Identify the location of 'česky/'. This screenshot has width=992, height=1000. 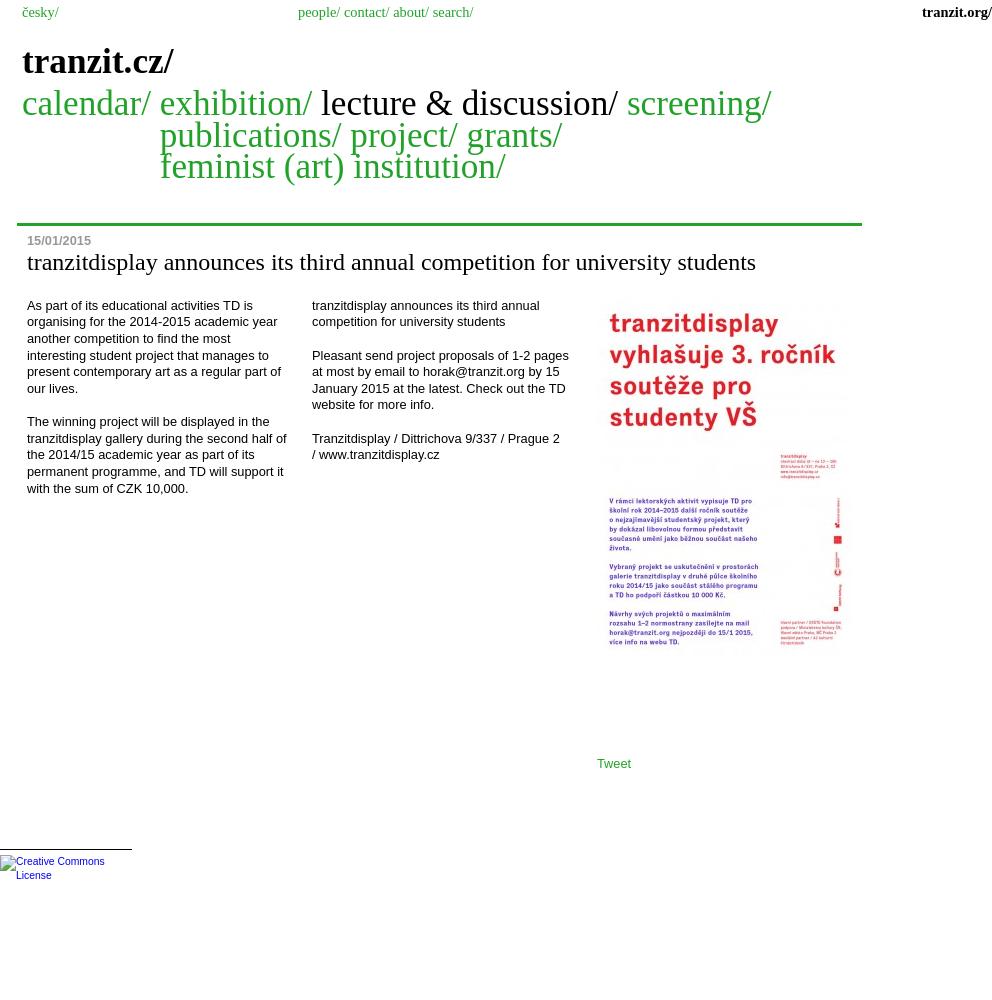
(38, 12).